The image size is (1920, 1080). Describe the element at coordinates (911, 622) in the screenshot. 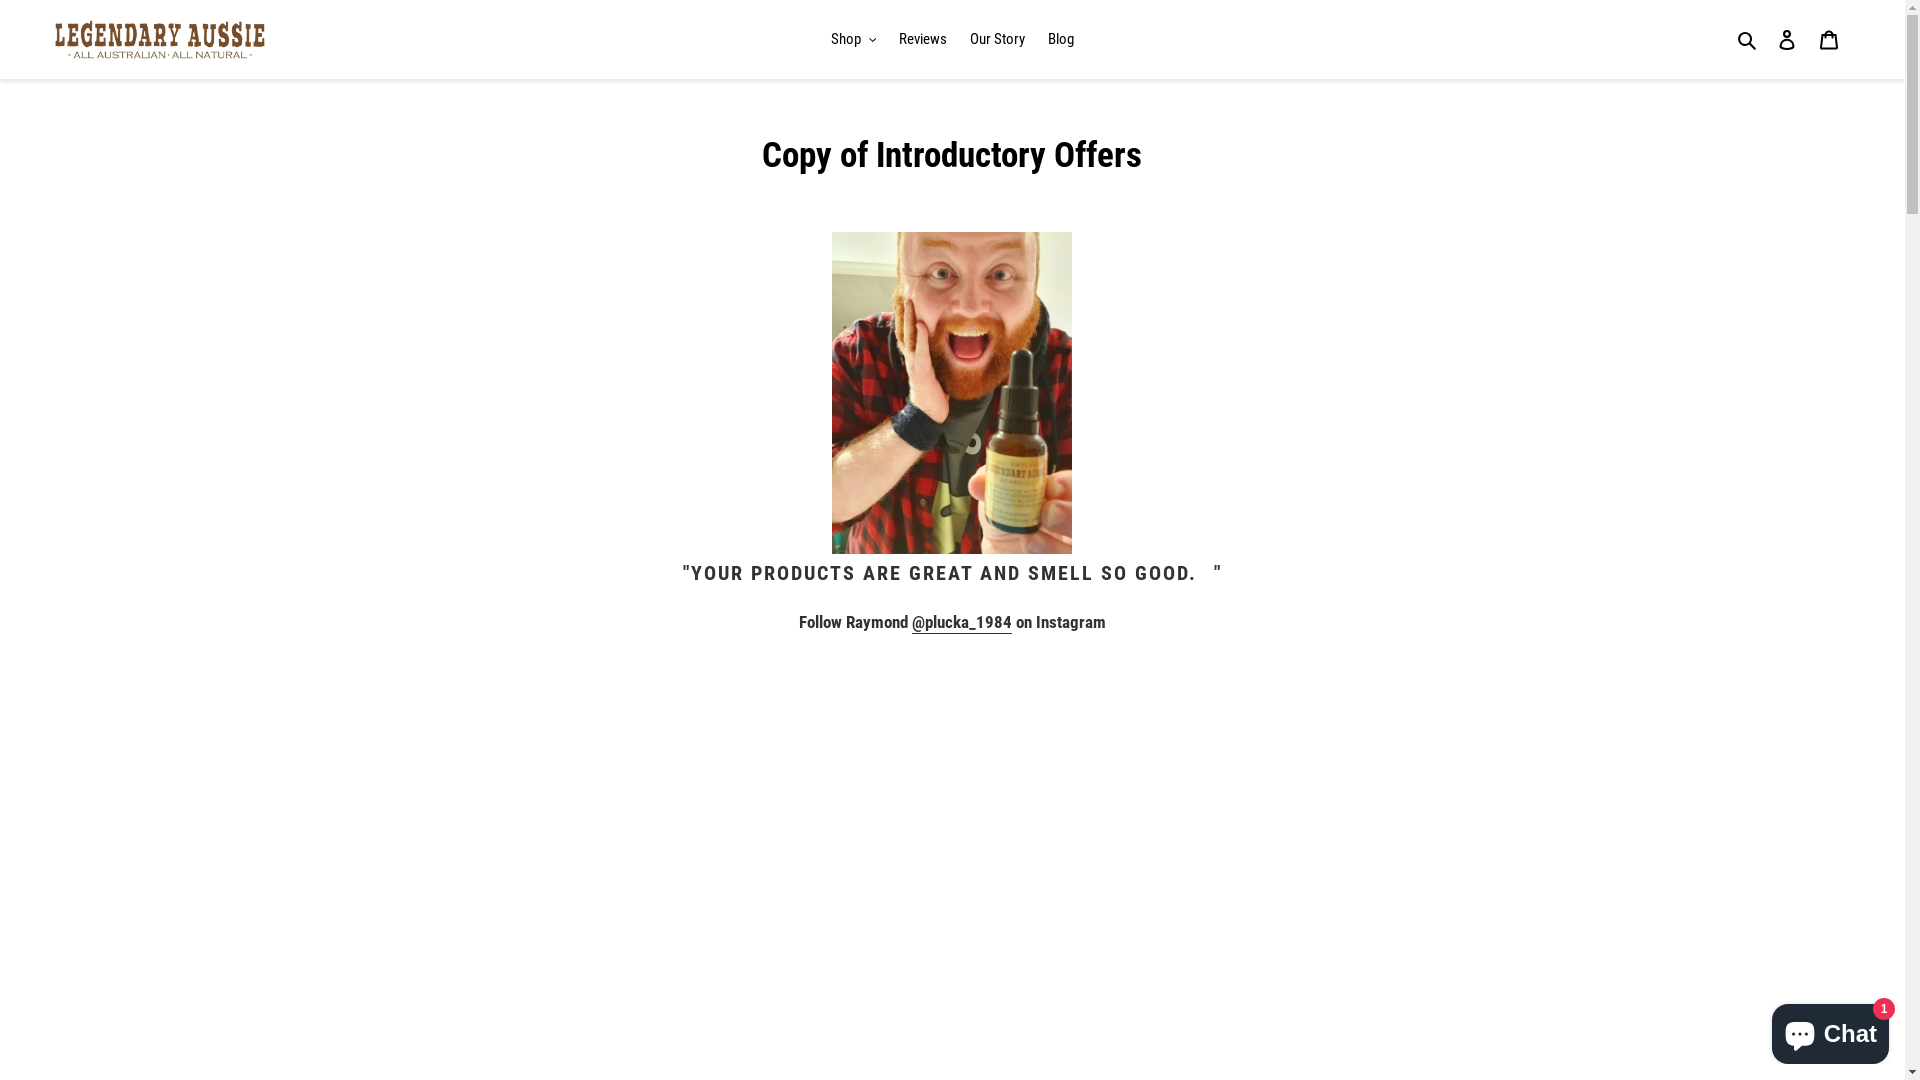

I see `'@plucka_1984'` at that location.